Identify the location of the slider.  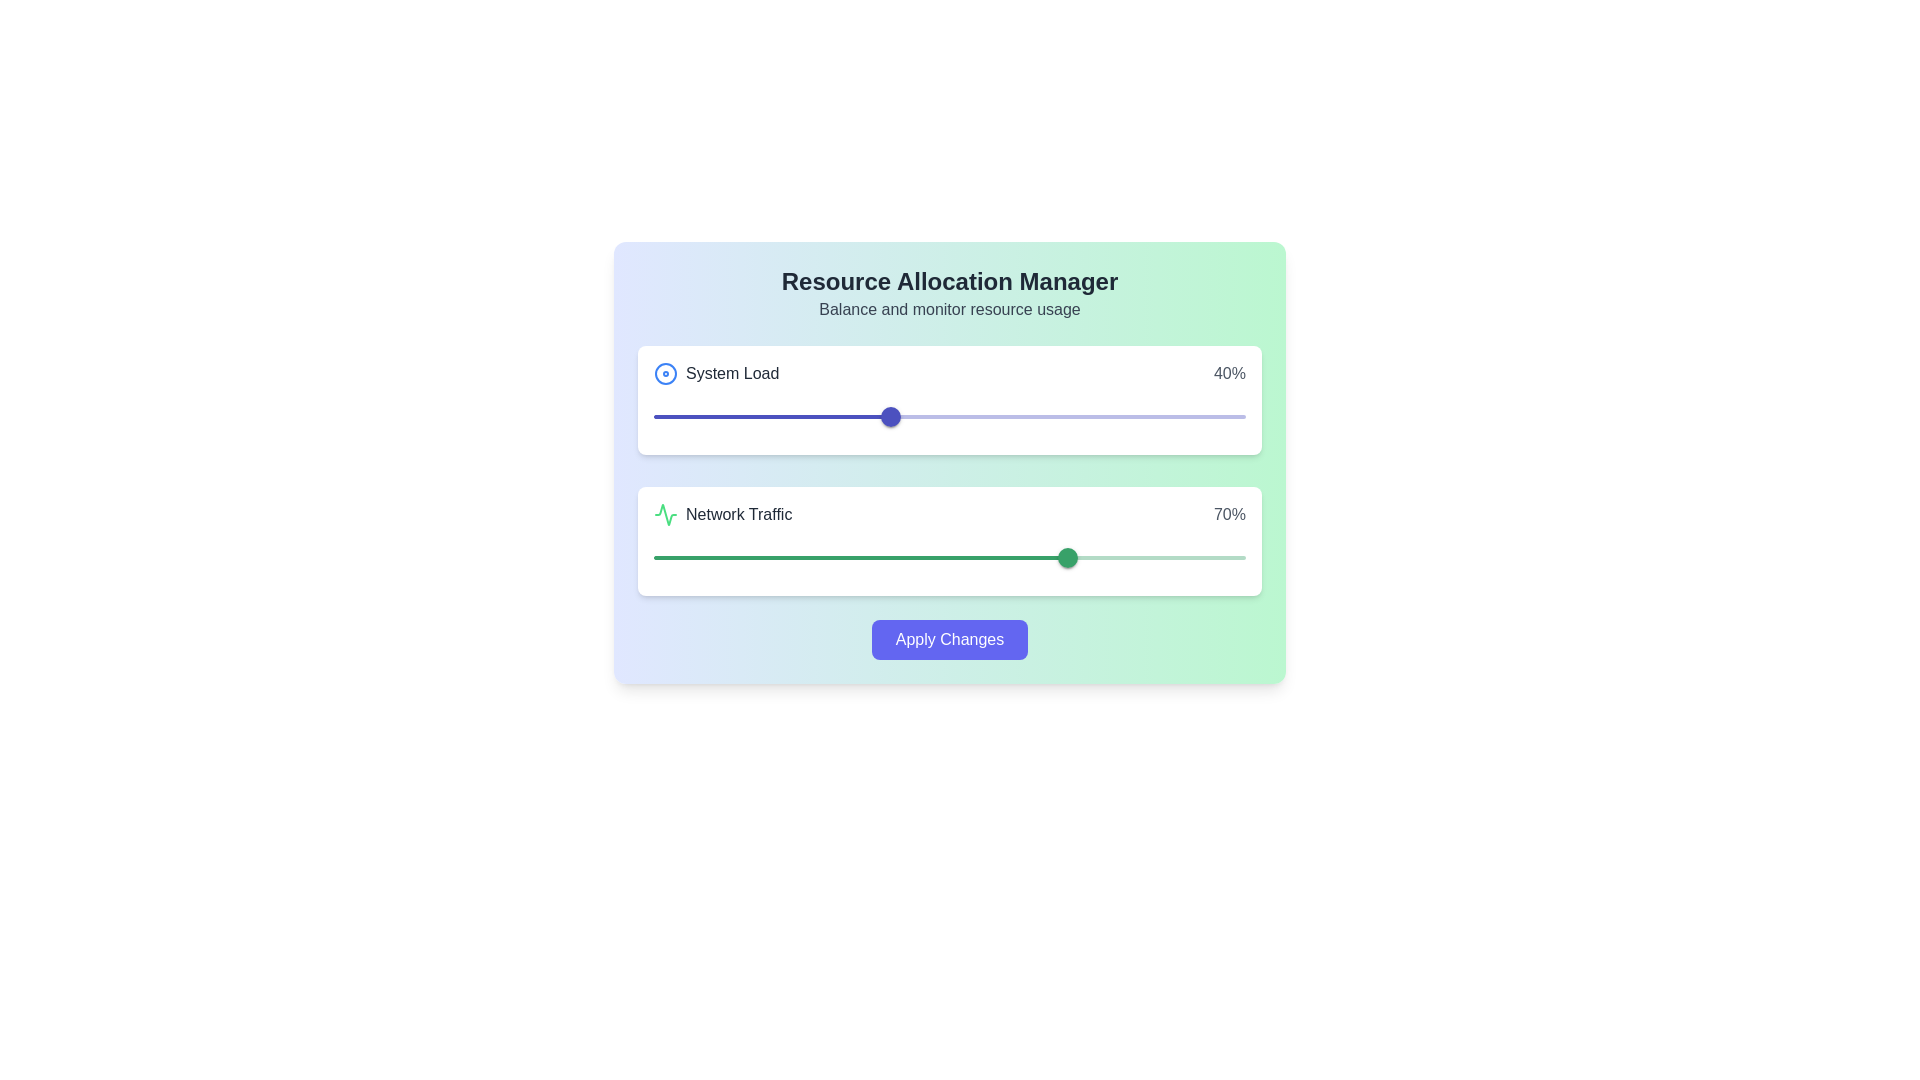
(939, 415).